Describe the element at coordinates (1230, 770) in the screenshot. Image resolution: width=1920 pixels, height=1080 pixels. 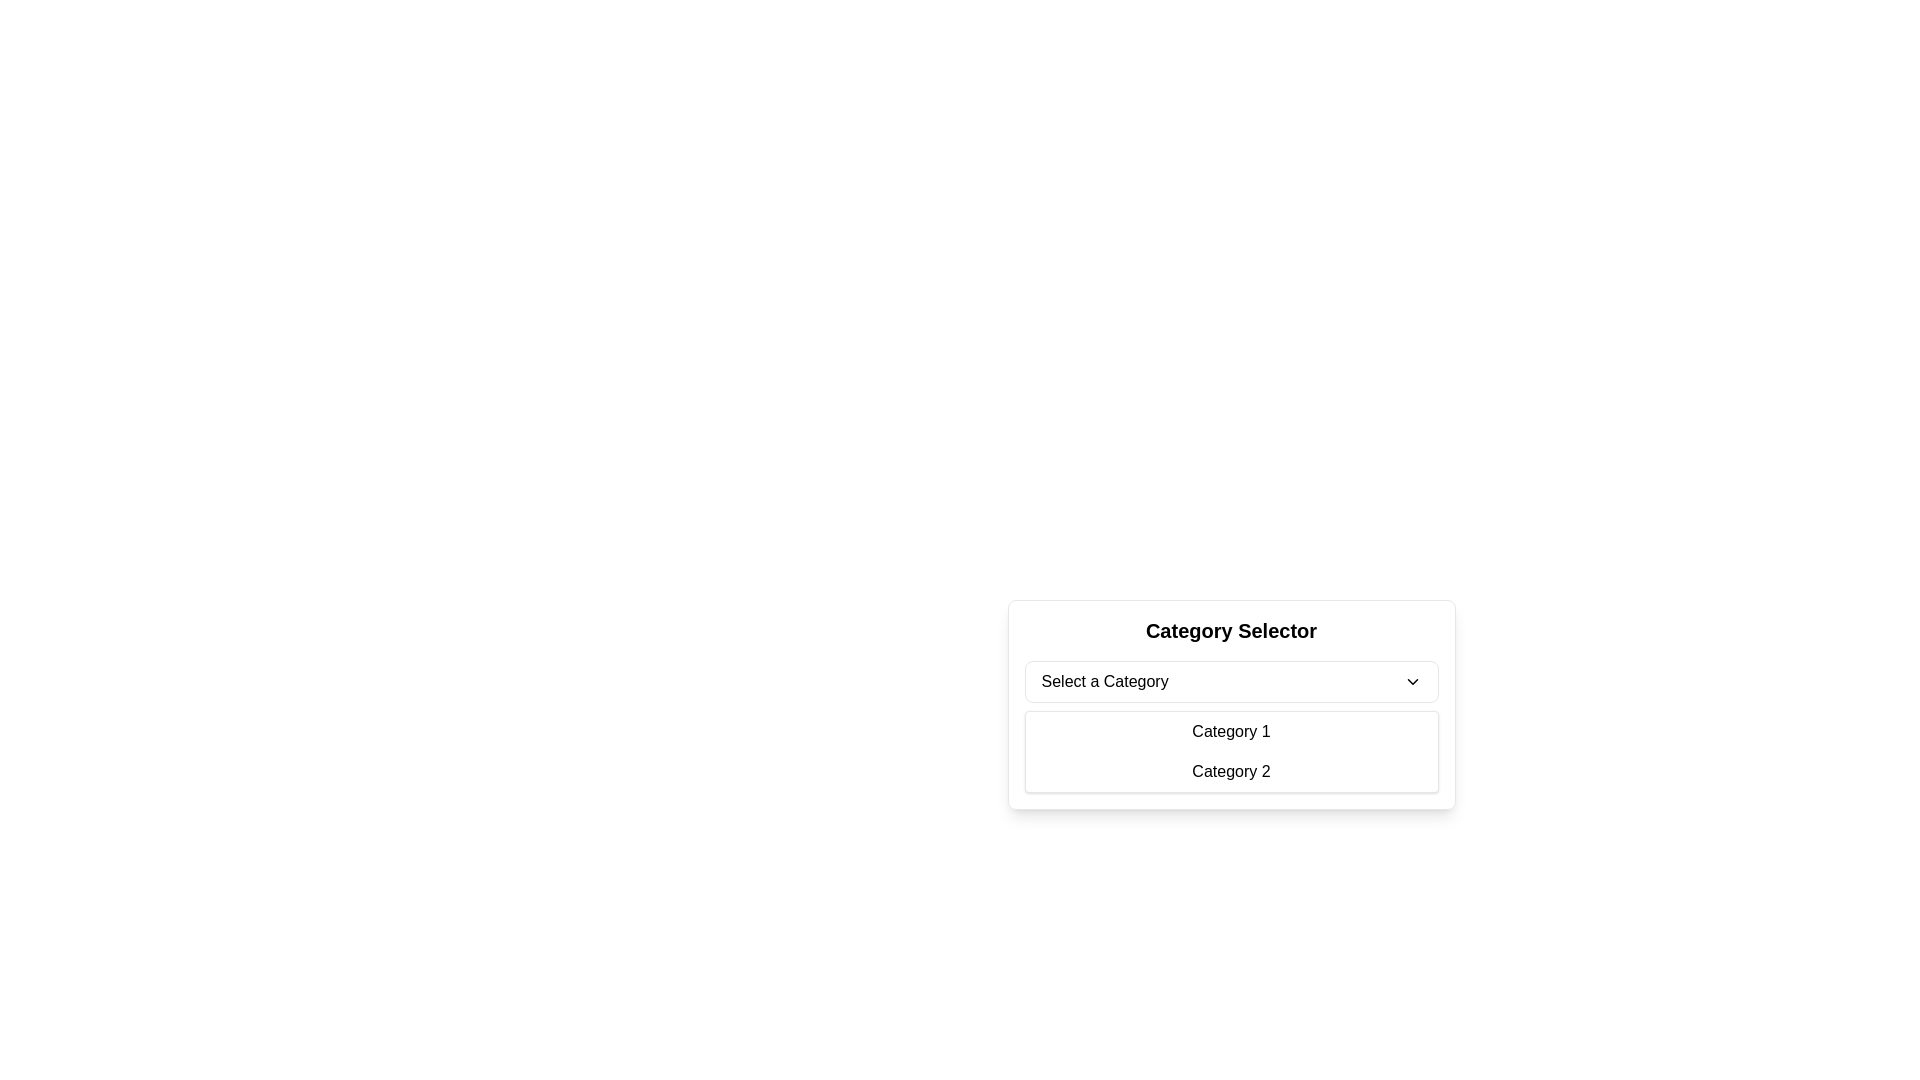
I see `the dropdown menu option labeled 'Category 2' by tapping on it for selection on touch devices` at that location.